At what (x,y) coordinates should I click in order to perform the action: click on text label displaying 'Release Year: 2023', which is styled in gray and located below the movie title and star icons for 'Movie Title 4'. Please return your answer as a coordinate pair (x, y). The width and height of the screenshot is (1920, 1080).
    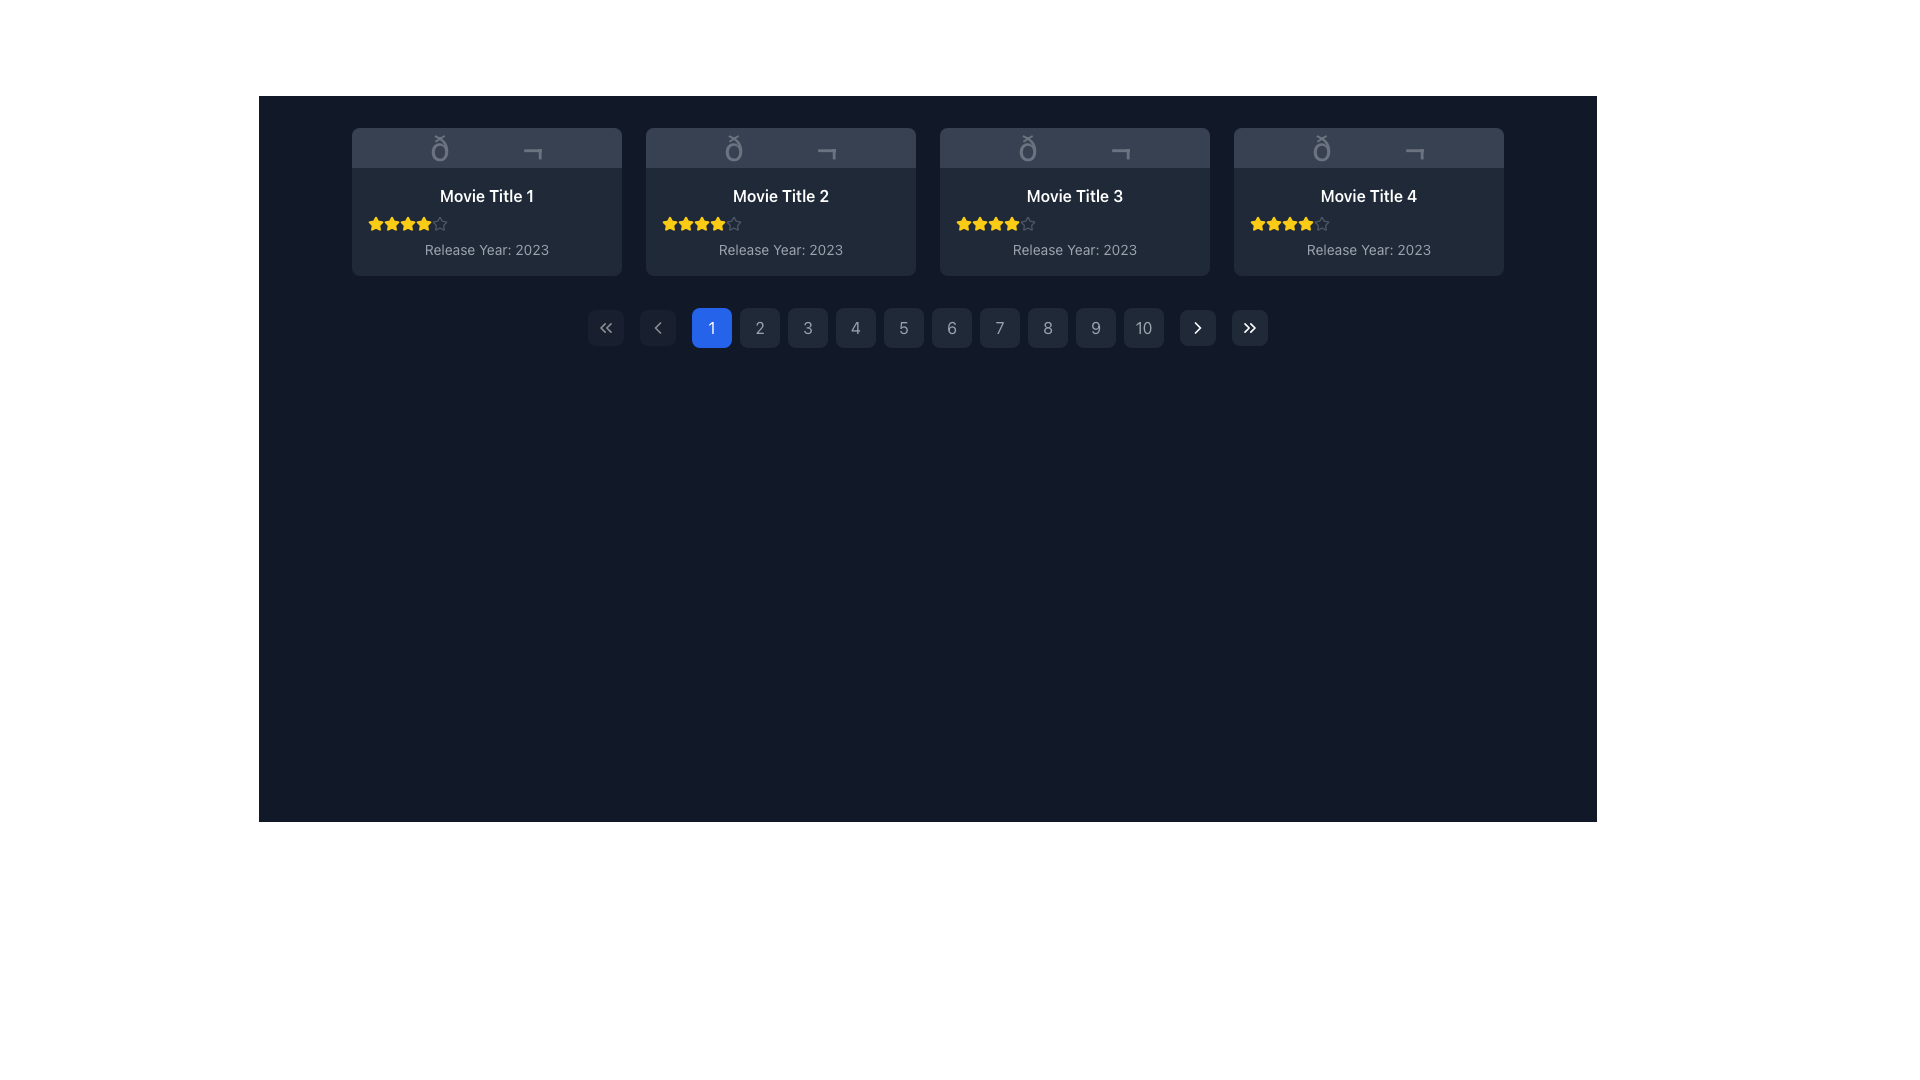
    Looking at the image, I should click on (1367, 249).